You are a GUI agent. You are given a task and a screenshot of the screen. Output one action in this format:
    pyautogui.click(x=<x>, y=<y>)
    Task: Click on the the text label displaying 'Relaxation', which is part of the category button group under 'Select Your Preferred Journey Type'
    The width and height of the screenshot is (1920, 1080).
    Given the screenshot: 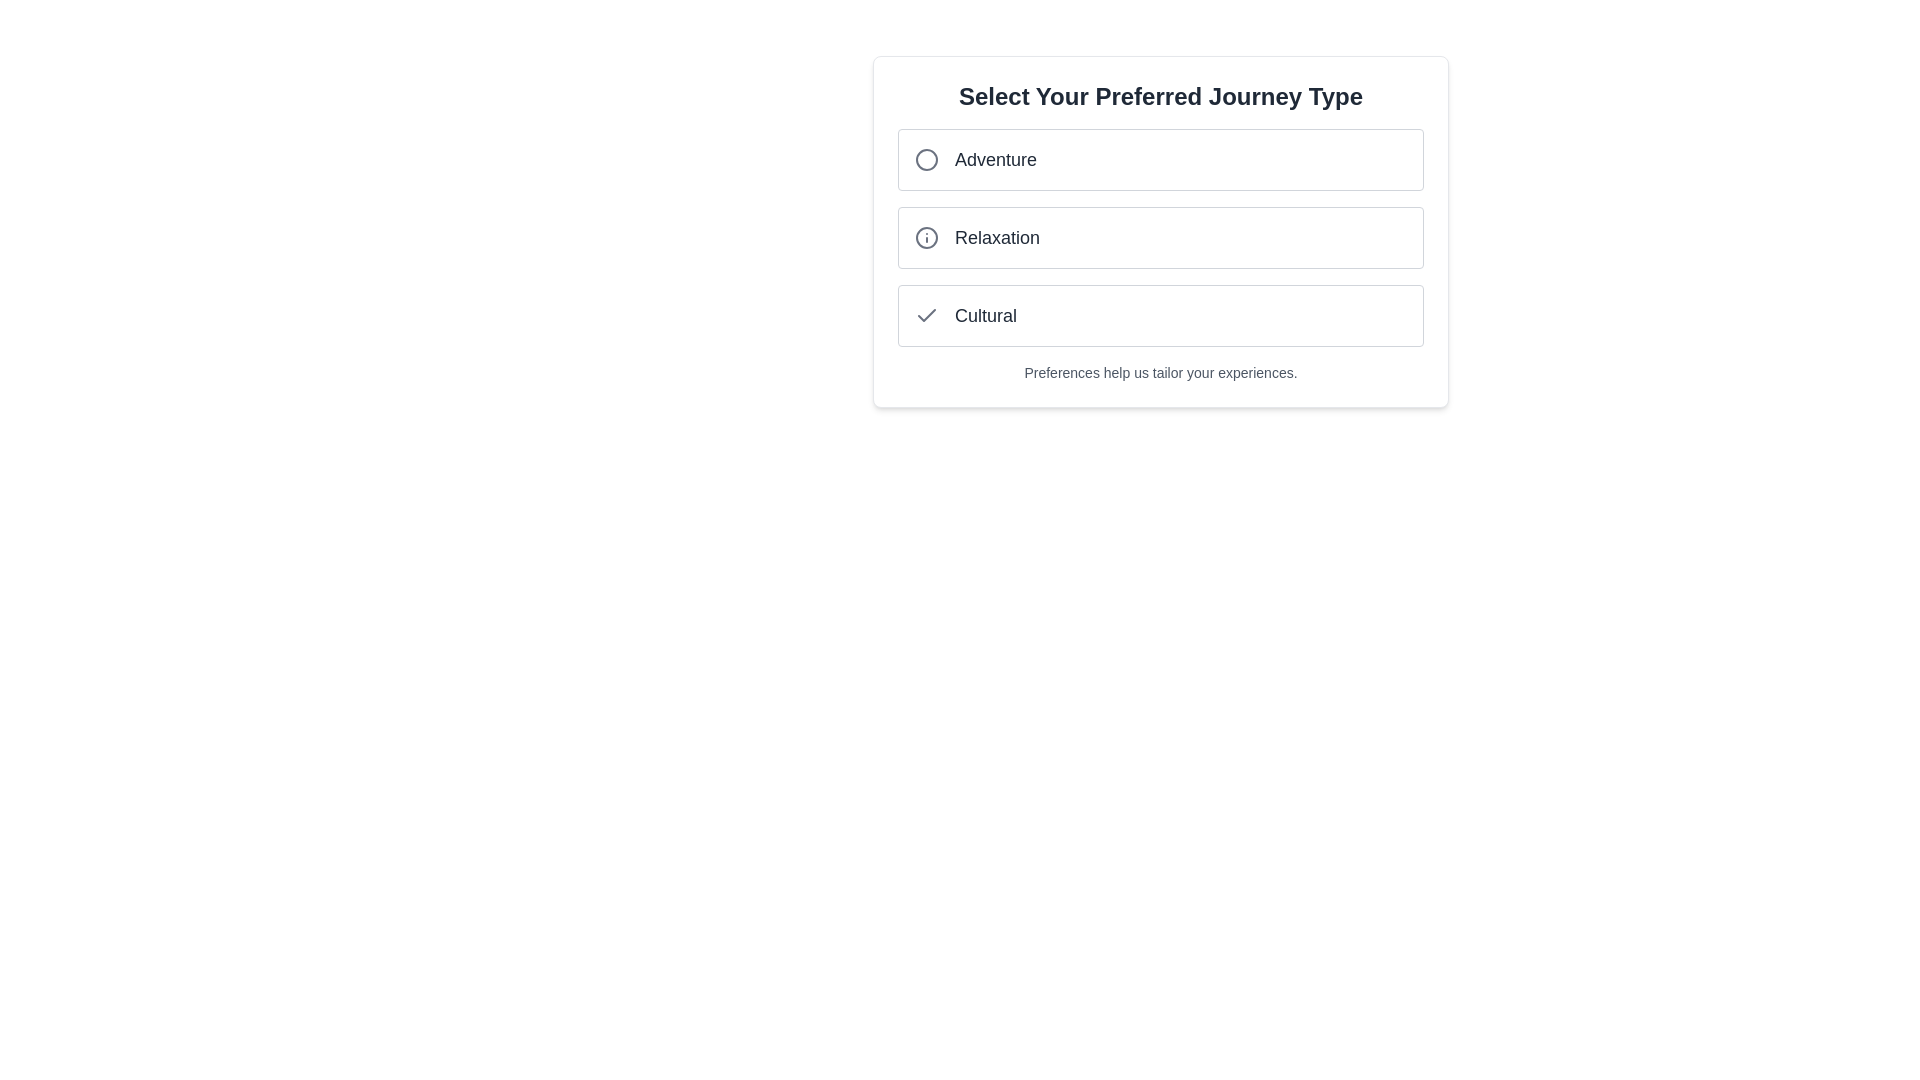 What is the action you would take?
    pyautogui.click(x=997, y=237)
    